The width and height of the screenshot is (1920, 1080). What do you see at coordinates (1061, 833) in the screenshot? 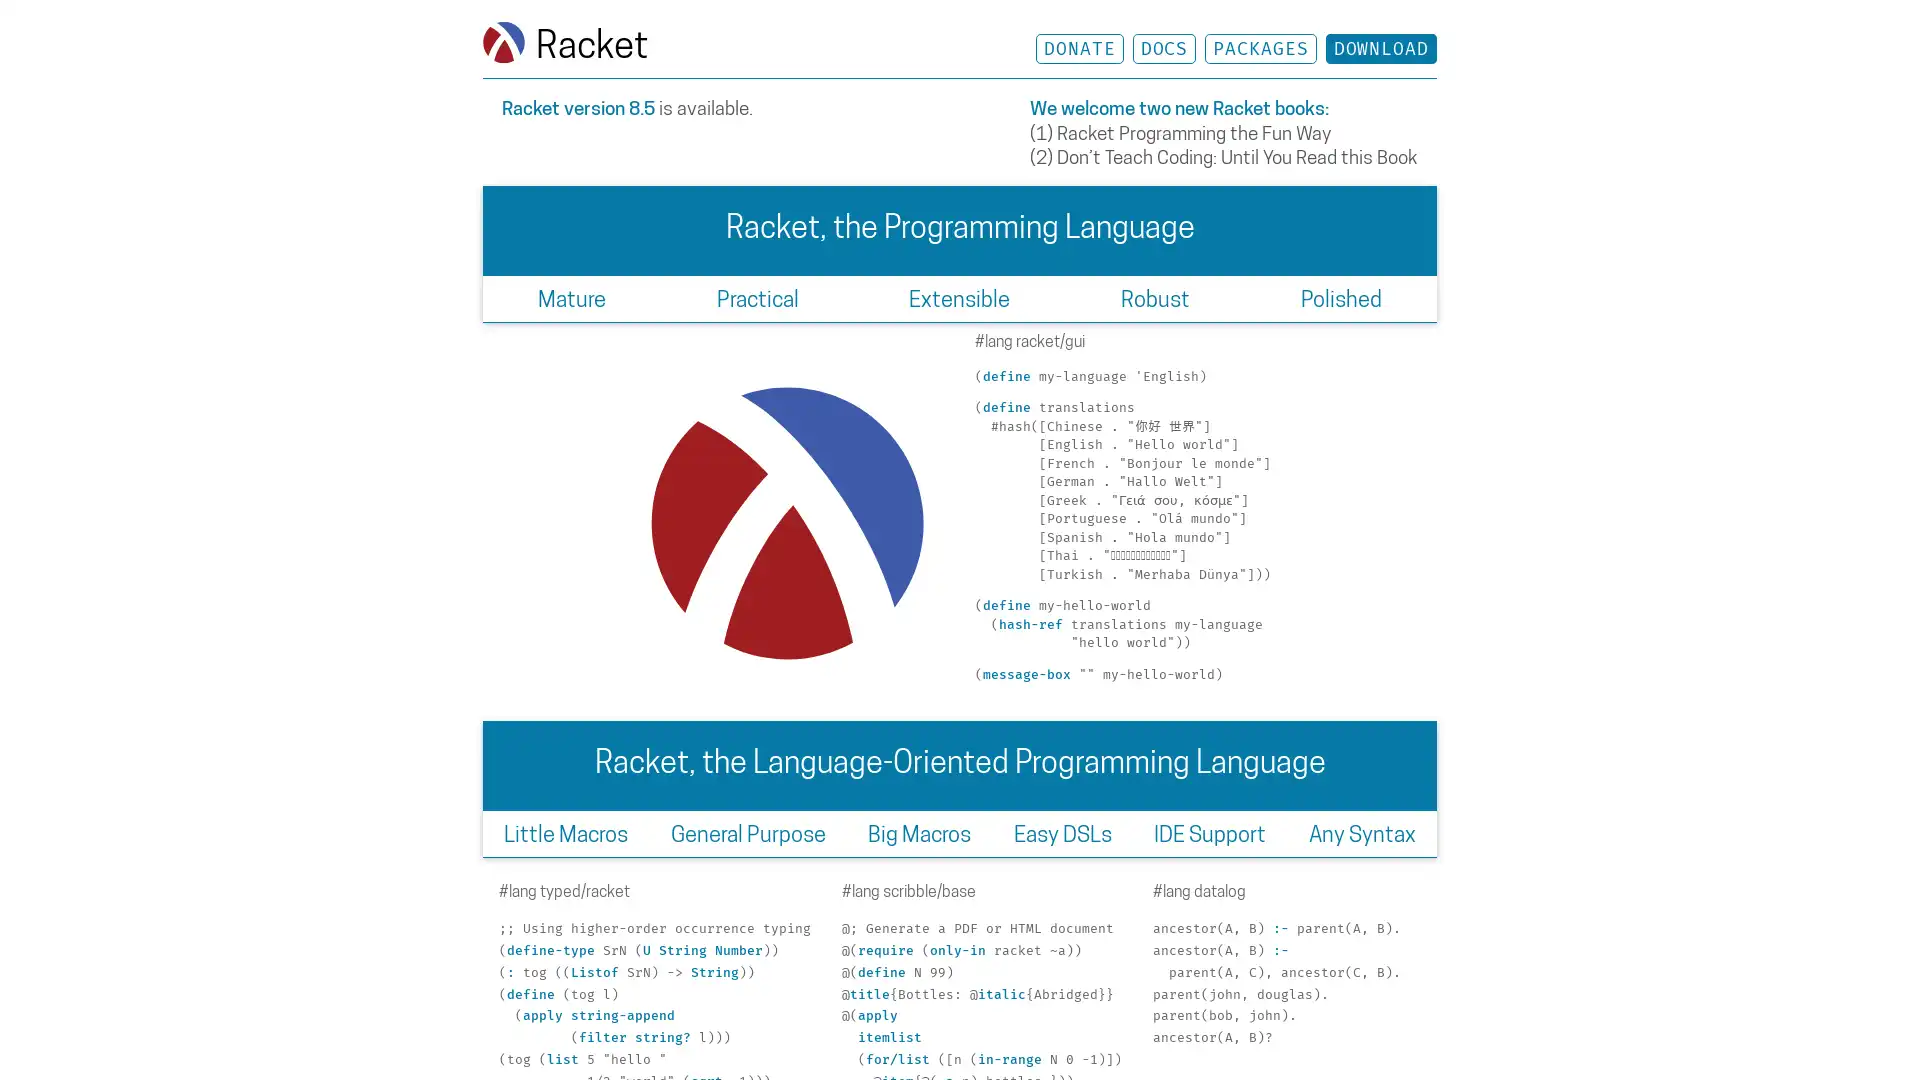
I see `Easy DSLs` at bounding box center [1061, 833].